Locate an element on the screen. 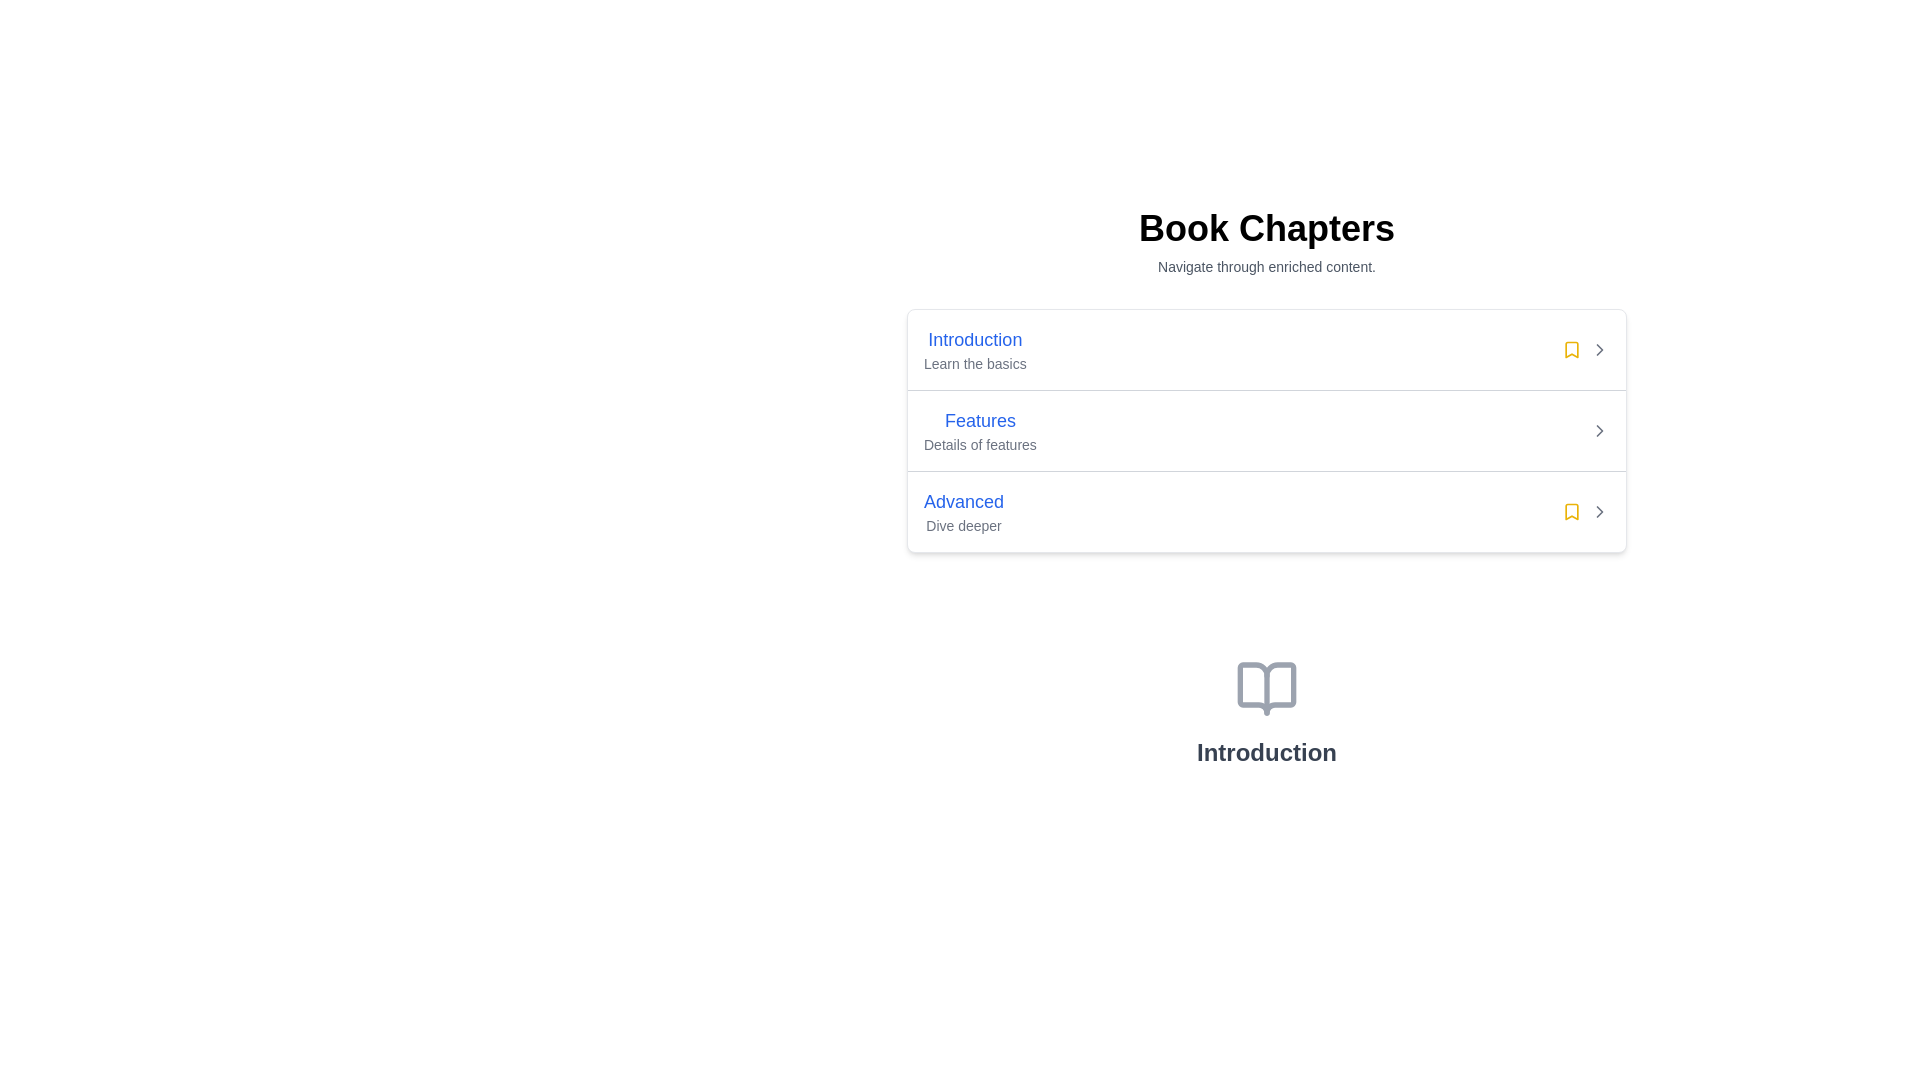  the 'Advanced' hyperlink, which is styled prominently in blue and located below the 'Features' item in the 'Book Chapters' section is located at coordinates (964, 500).